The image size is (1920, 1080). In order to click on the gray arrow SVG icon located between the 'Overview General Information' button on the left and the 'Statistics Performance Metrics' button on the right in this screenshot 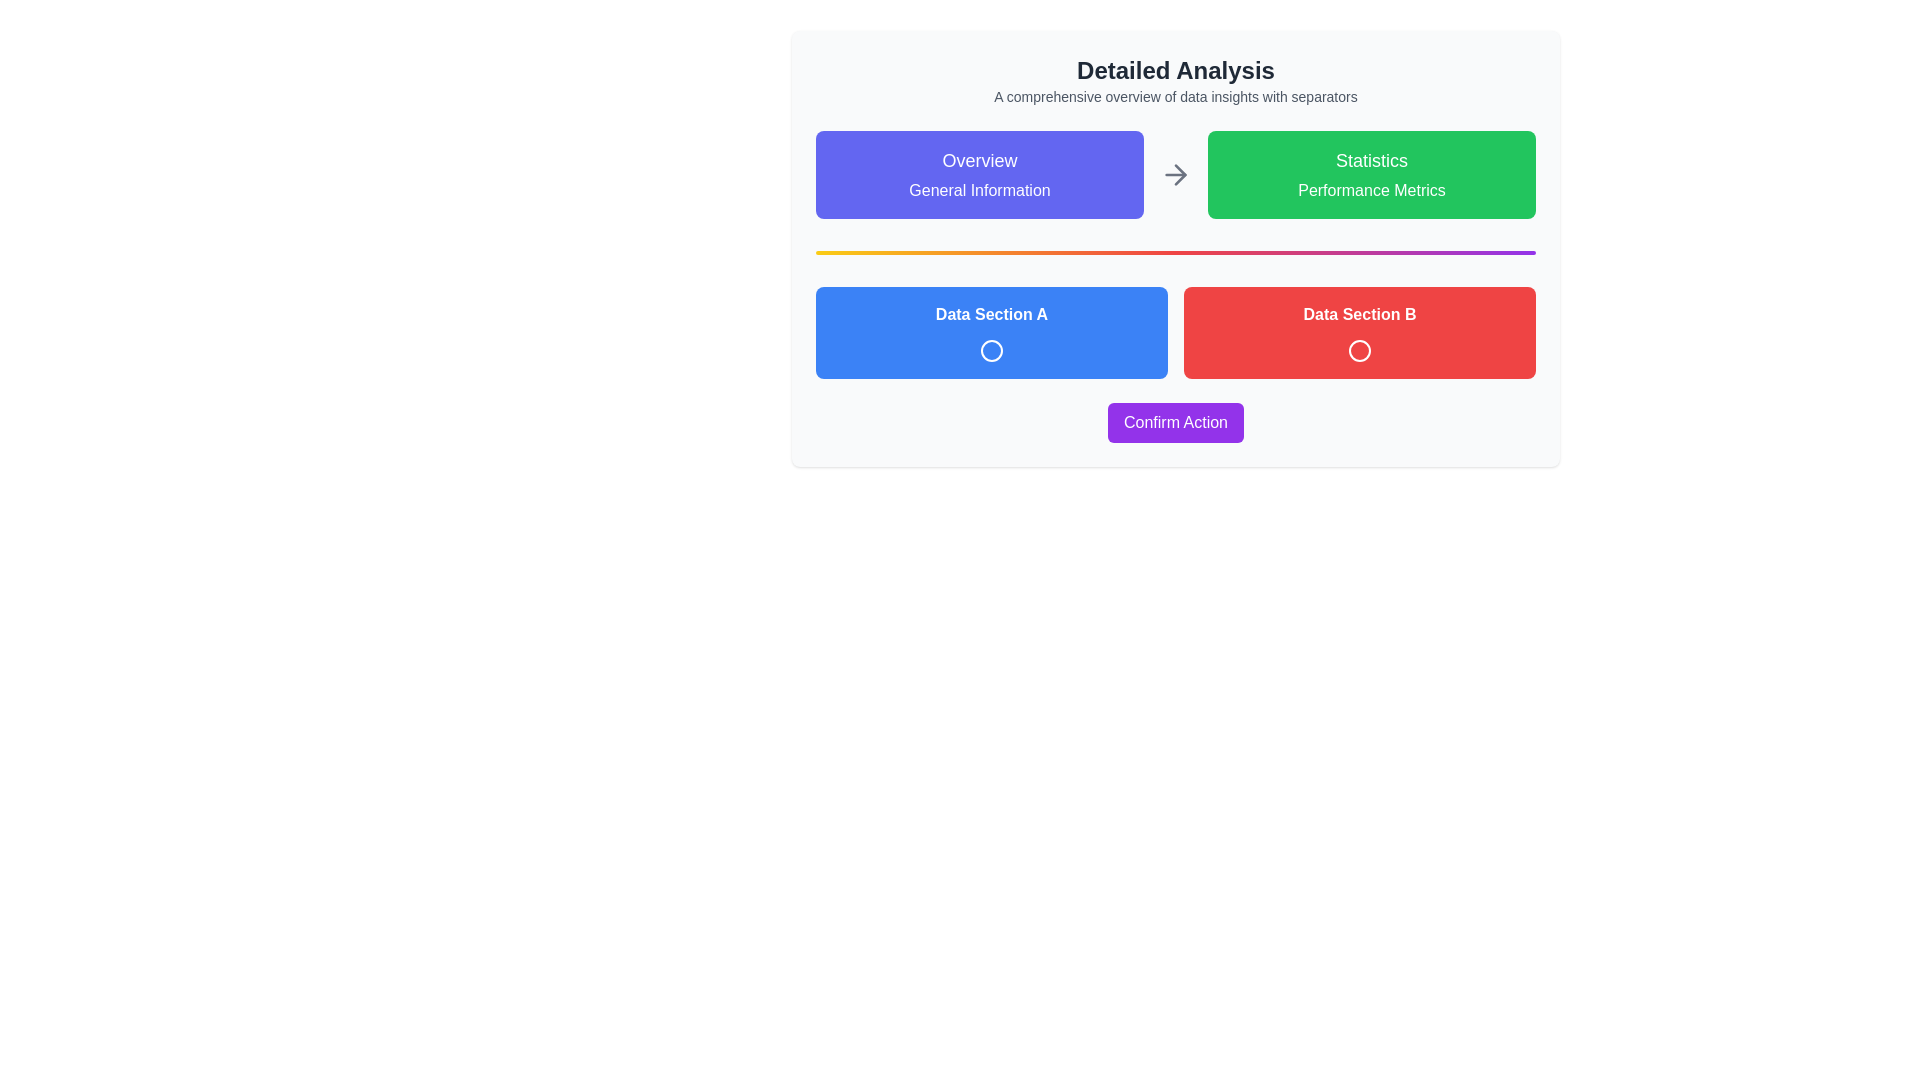, I will do `click(1176, 173)`.